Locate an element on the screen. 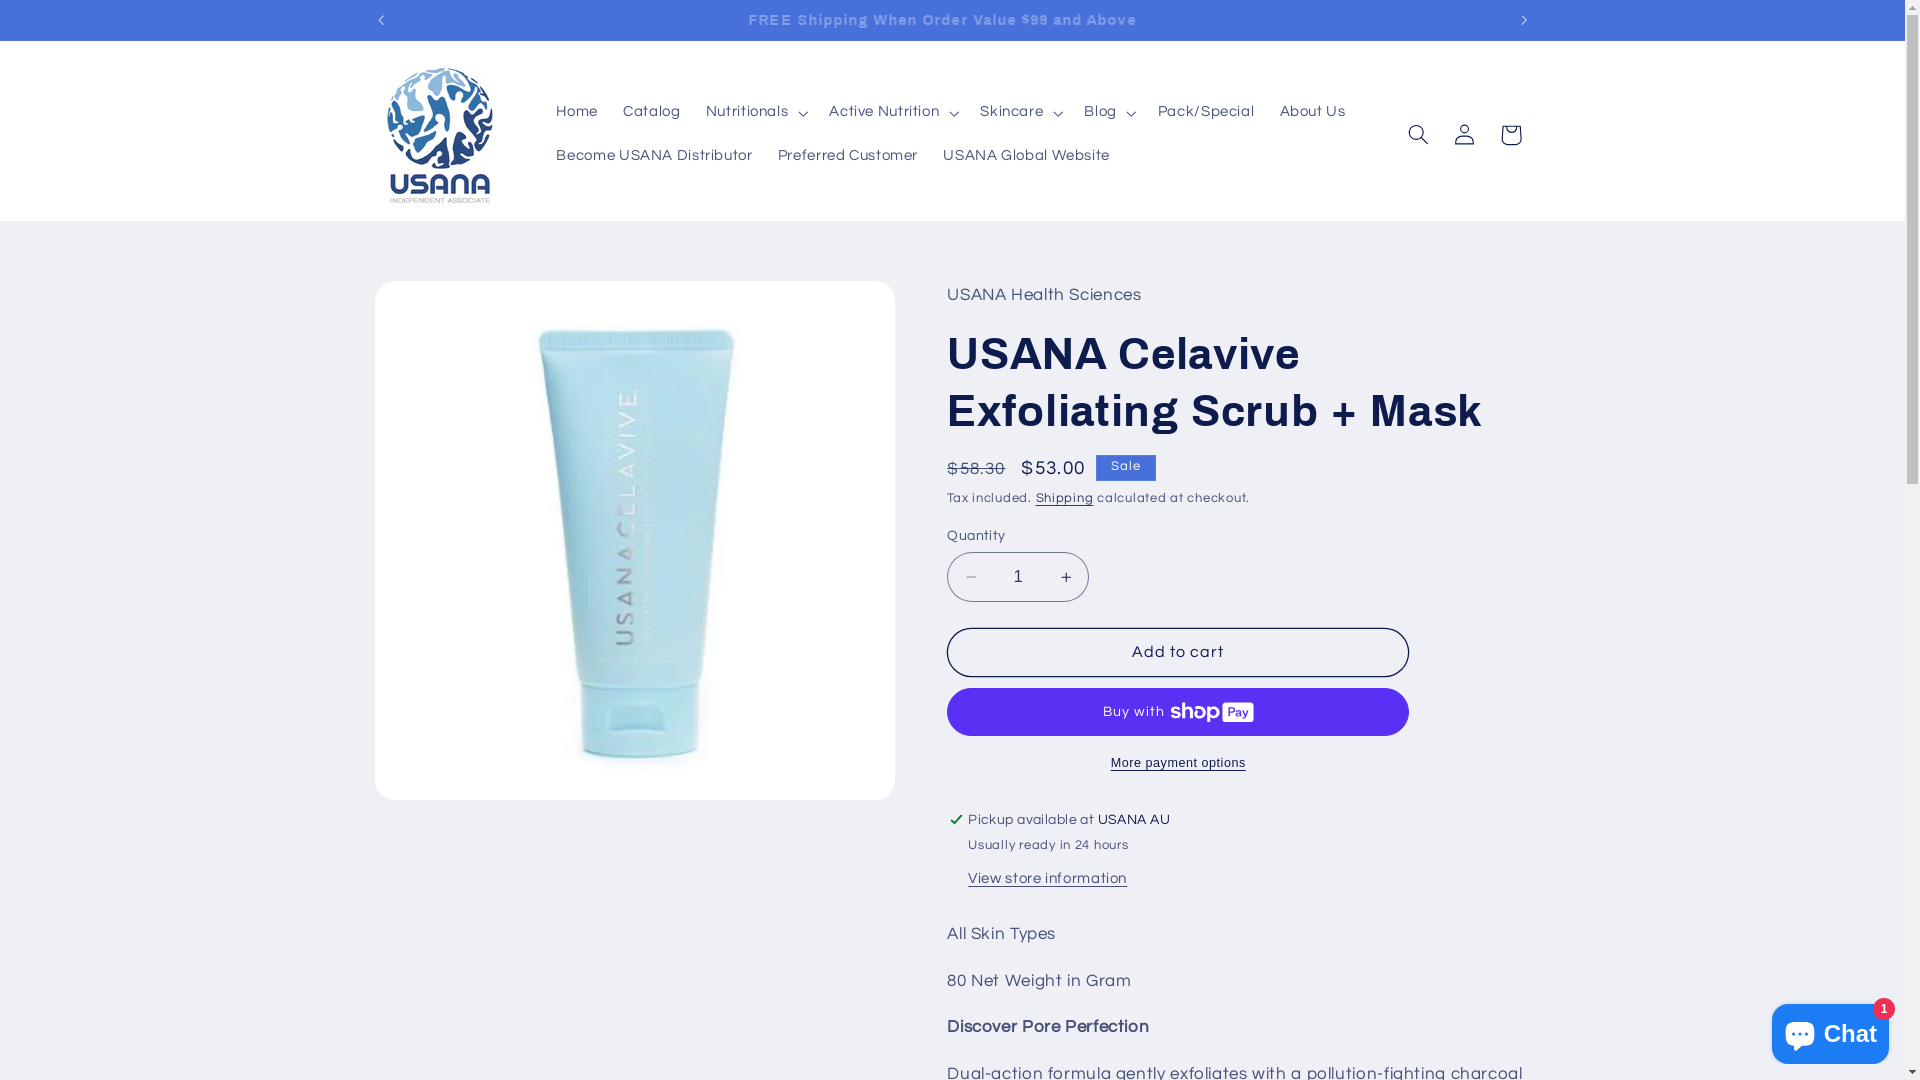  'Shipping' is located at coordinates (1064, 497).